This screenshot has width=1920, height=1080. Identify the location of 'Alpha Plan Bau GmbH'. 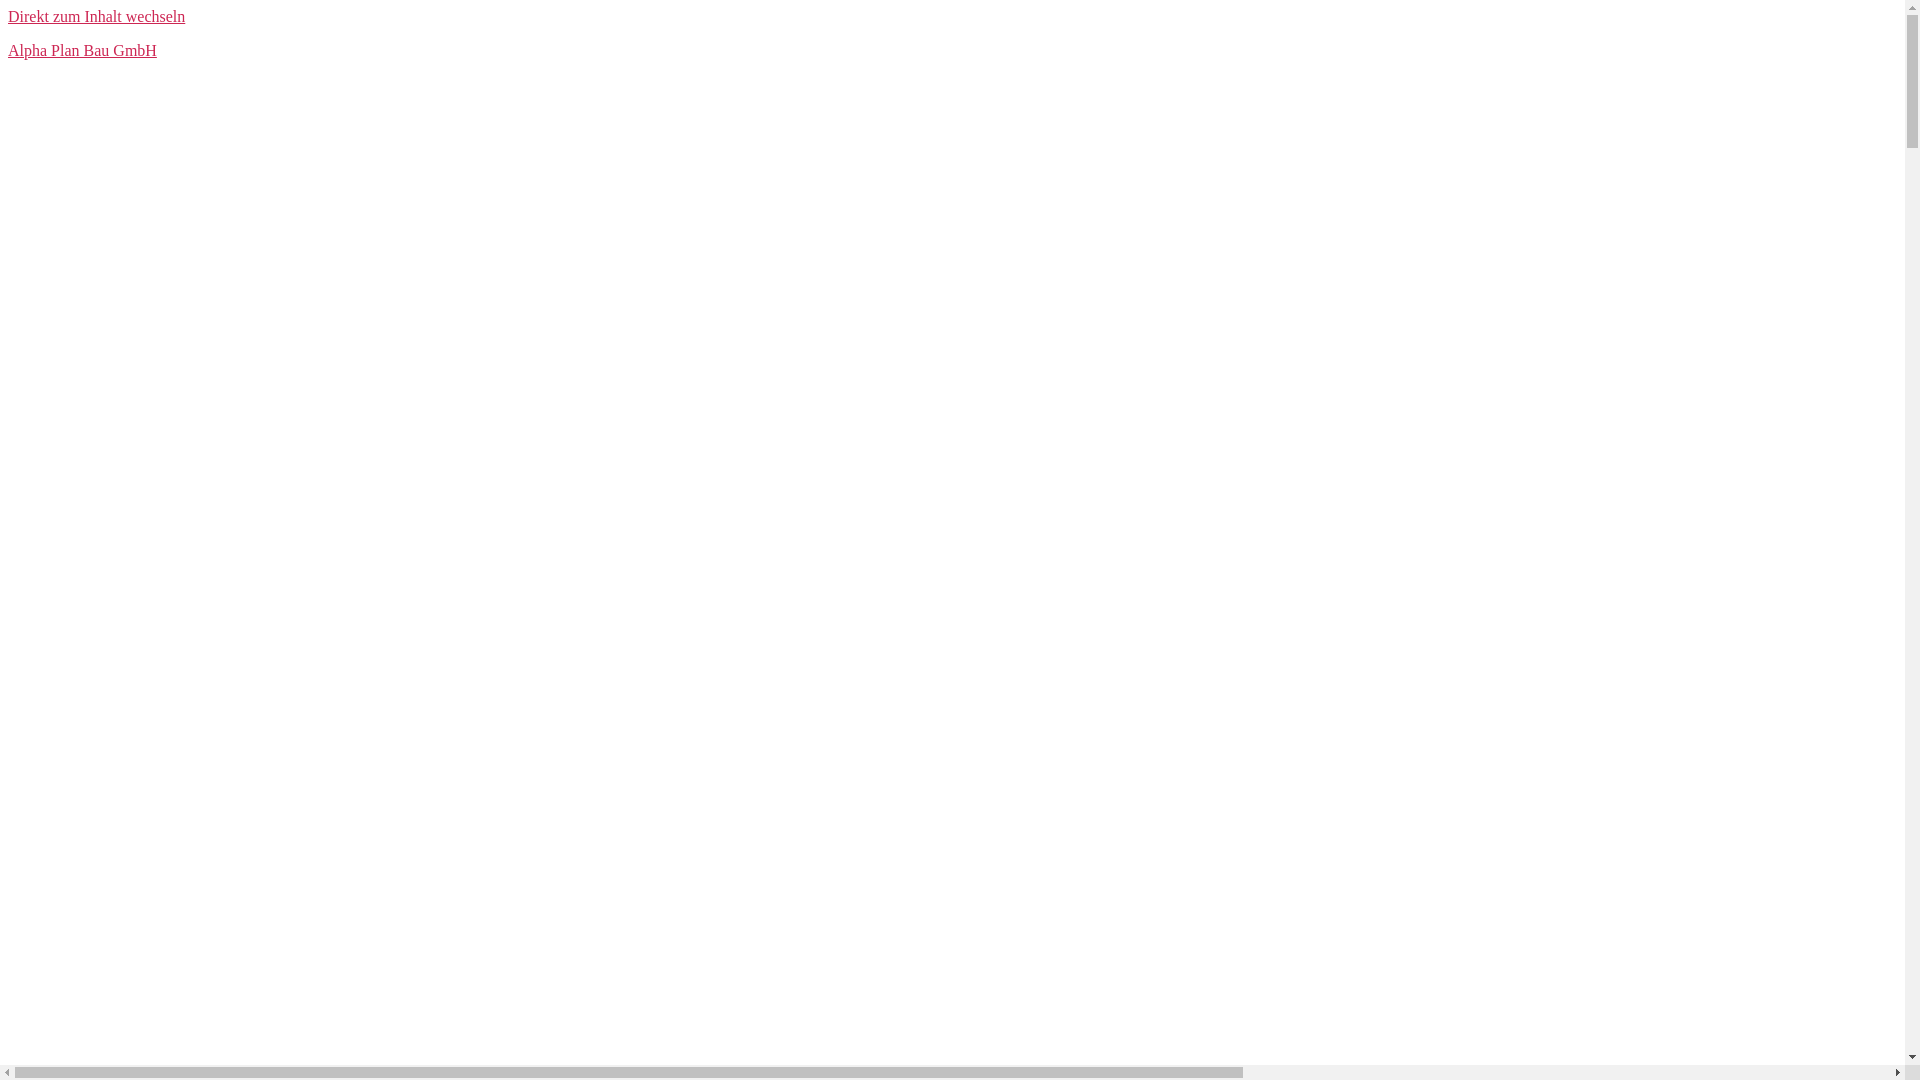
(81, 49).